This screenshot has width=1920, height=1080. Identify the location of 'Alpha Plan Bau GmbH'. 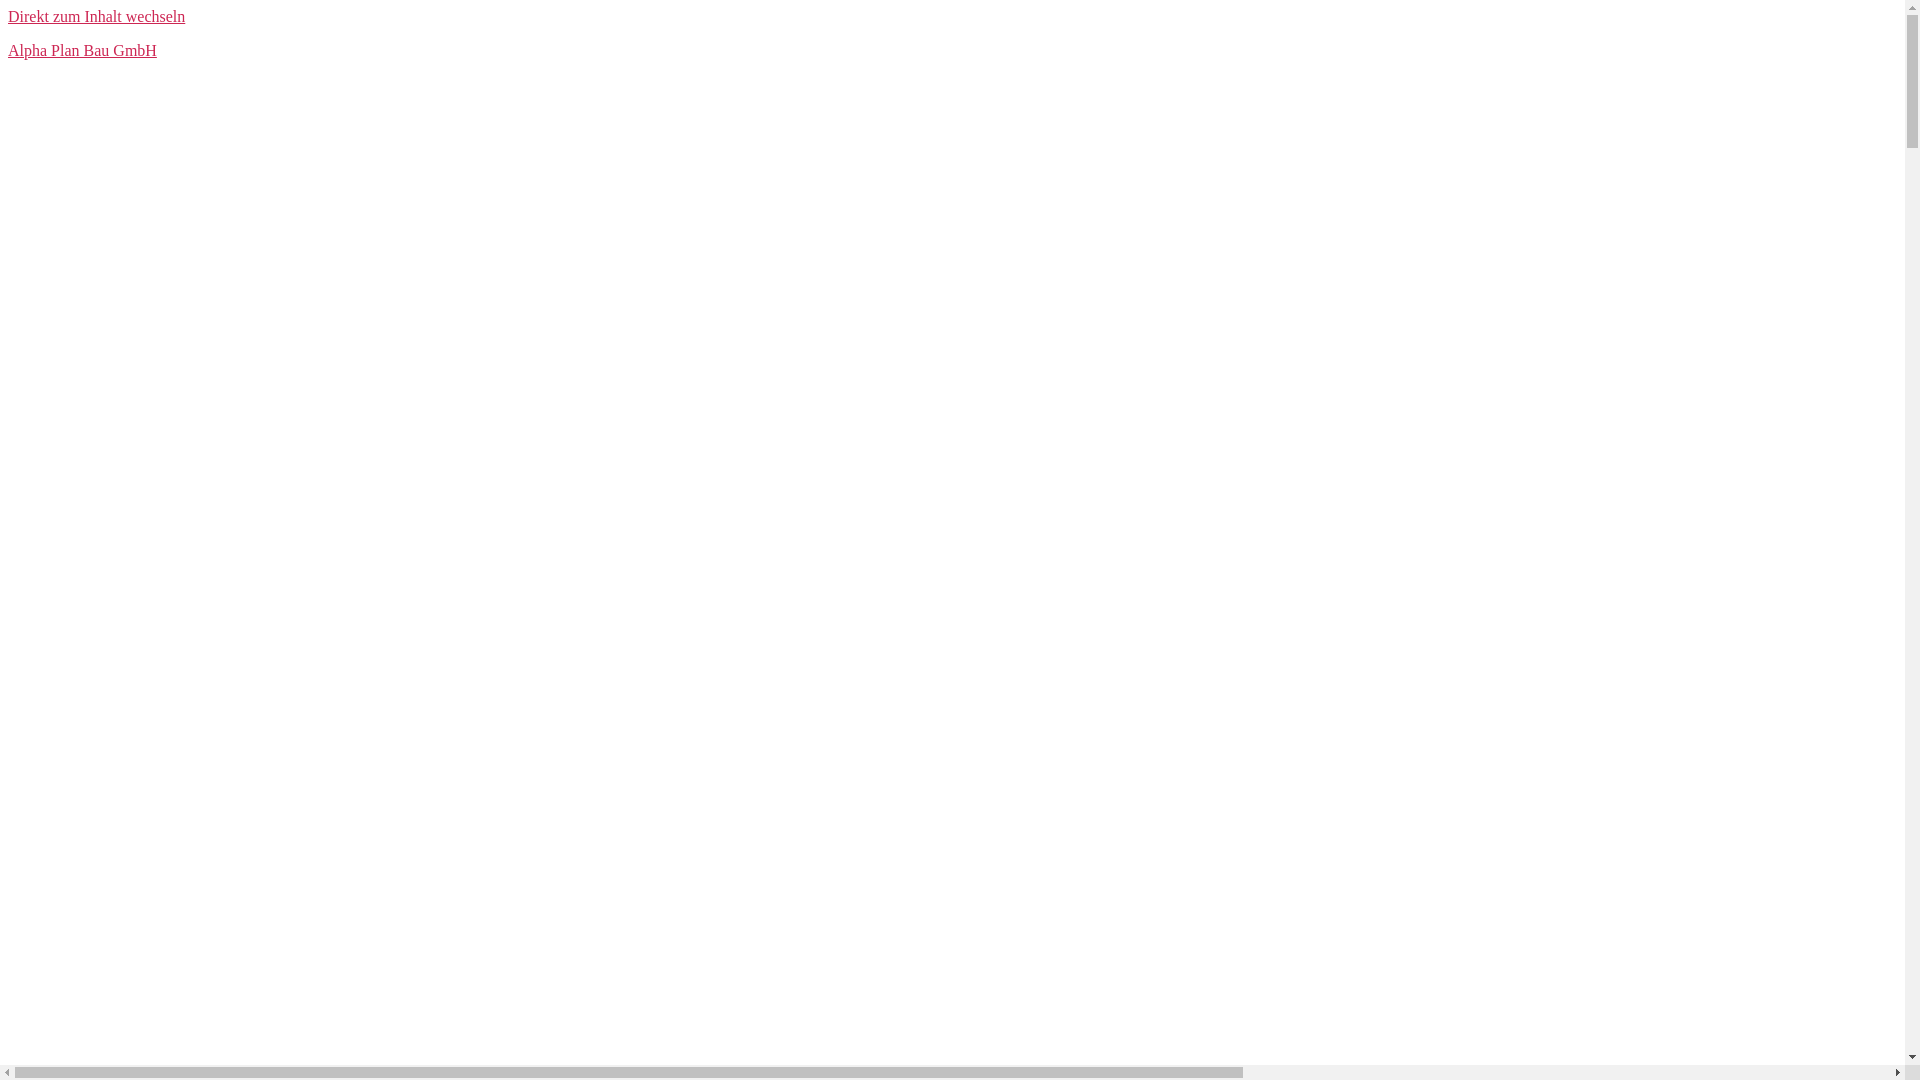
(81, 49).